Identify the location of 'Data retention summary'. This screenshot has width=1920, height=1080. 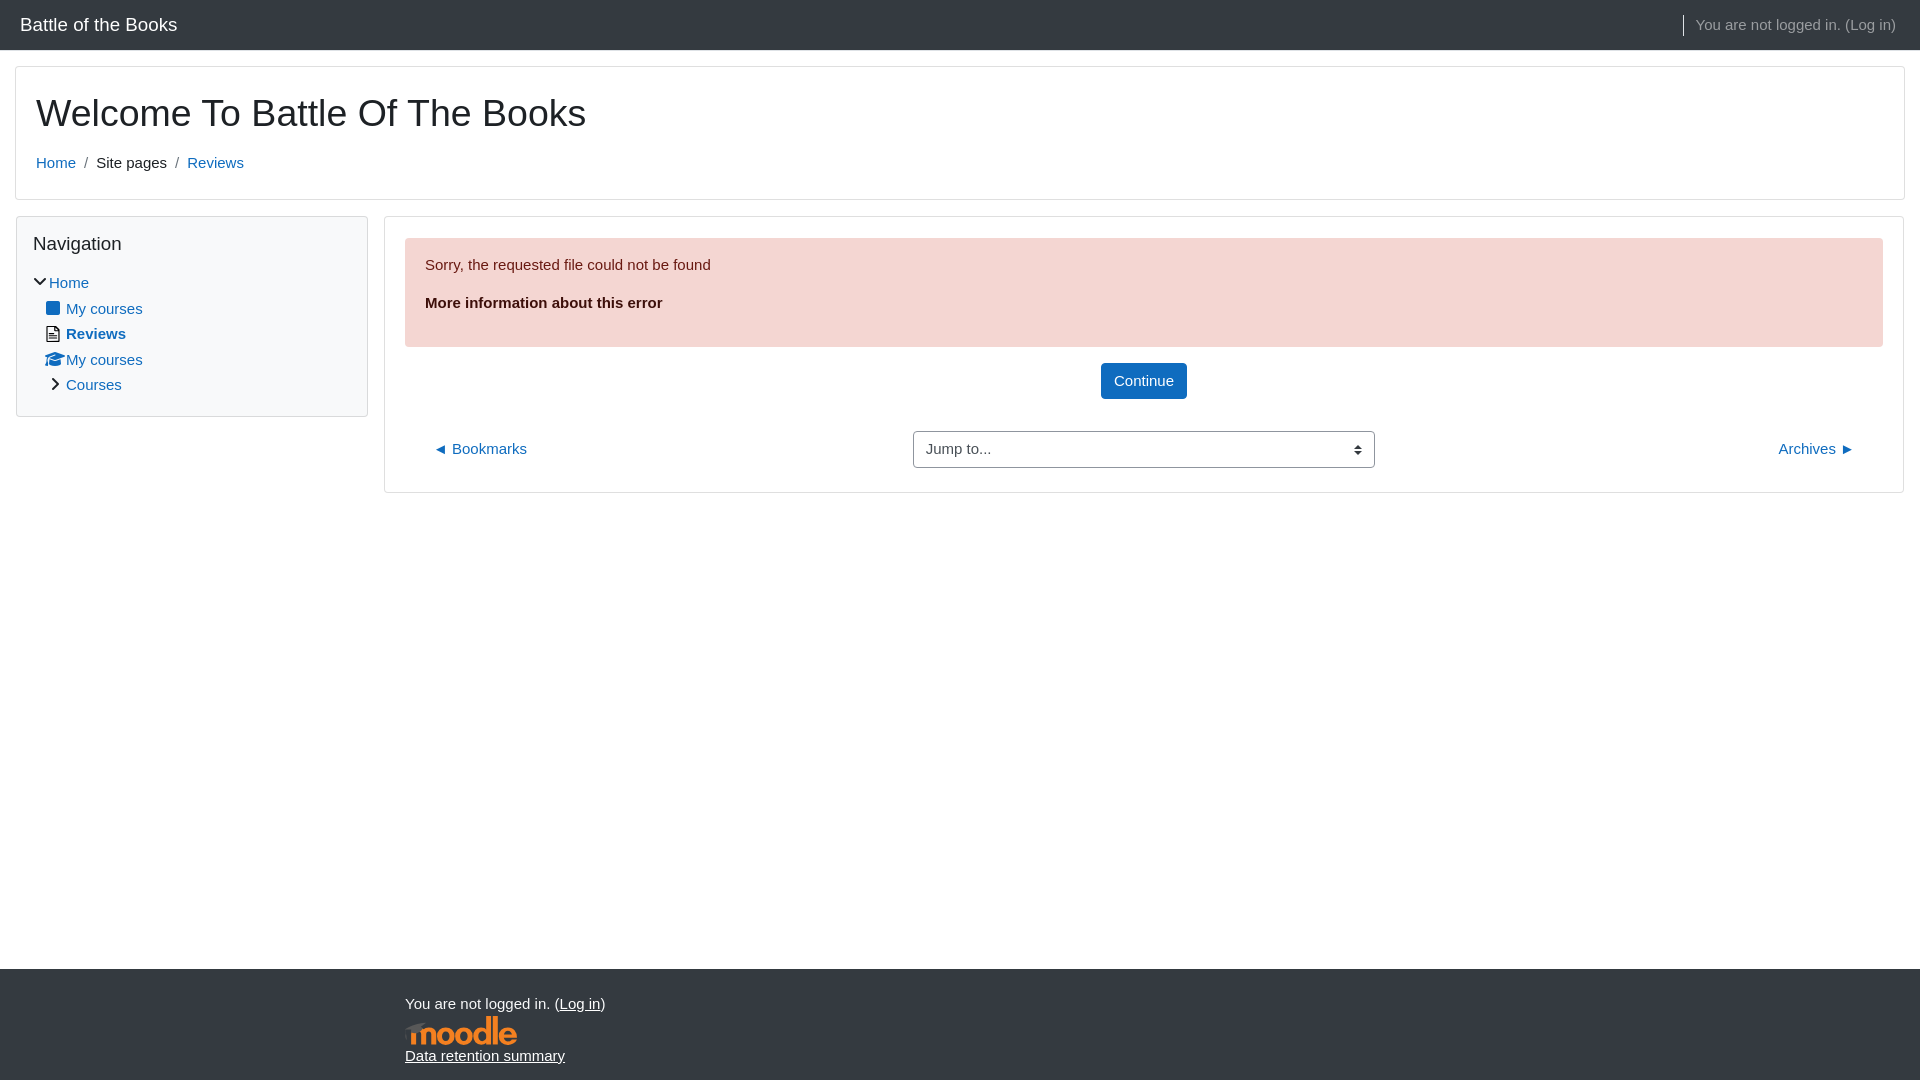
(484, 1053).